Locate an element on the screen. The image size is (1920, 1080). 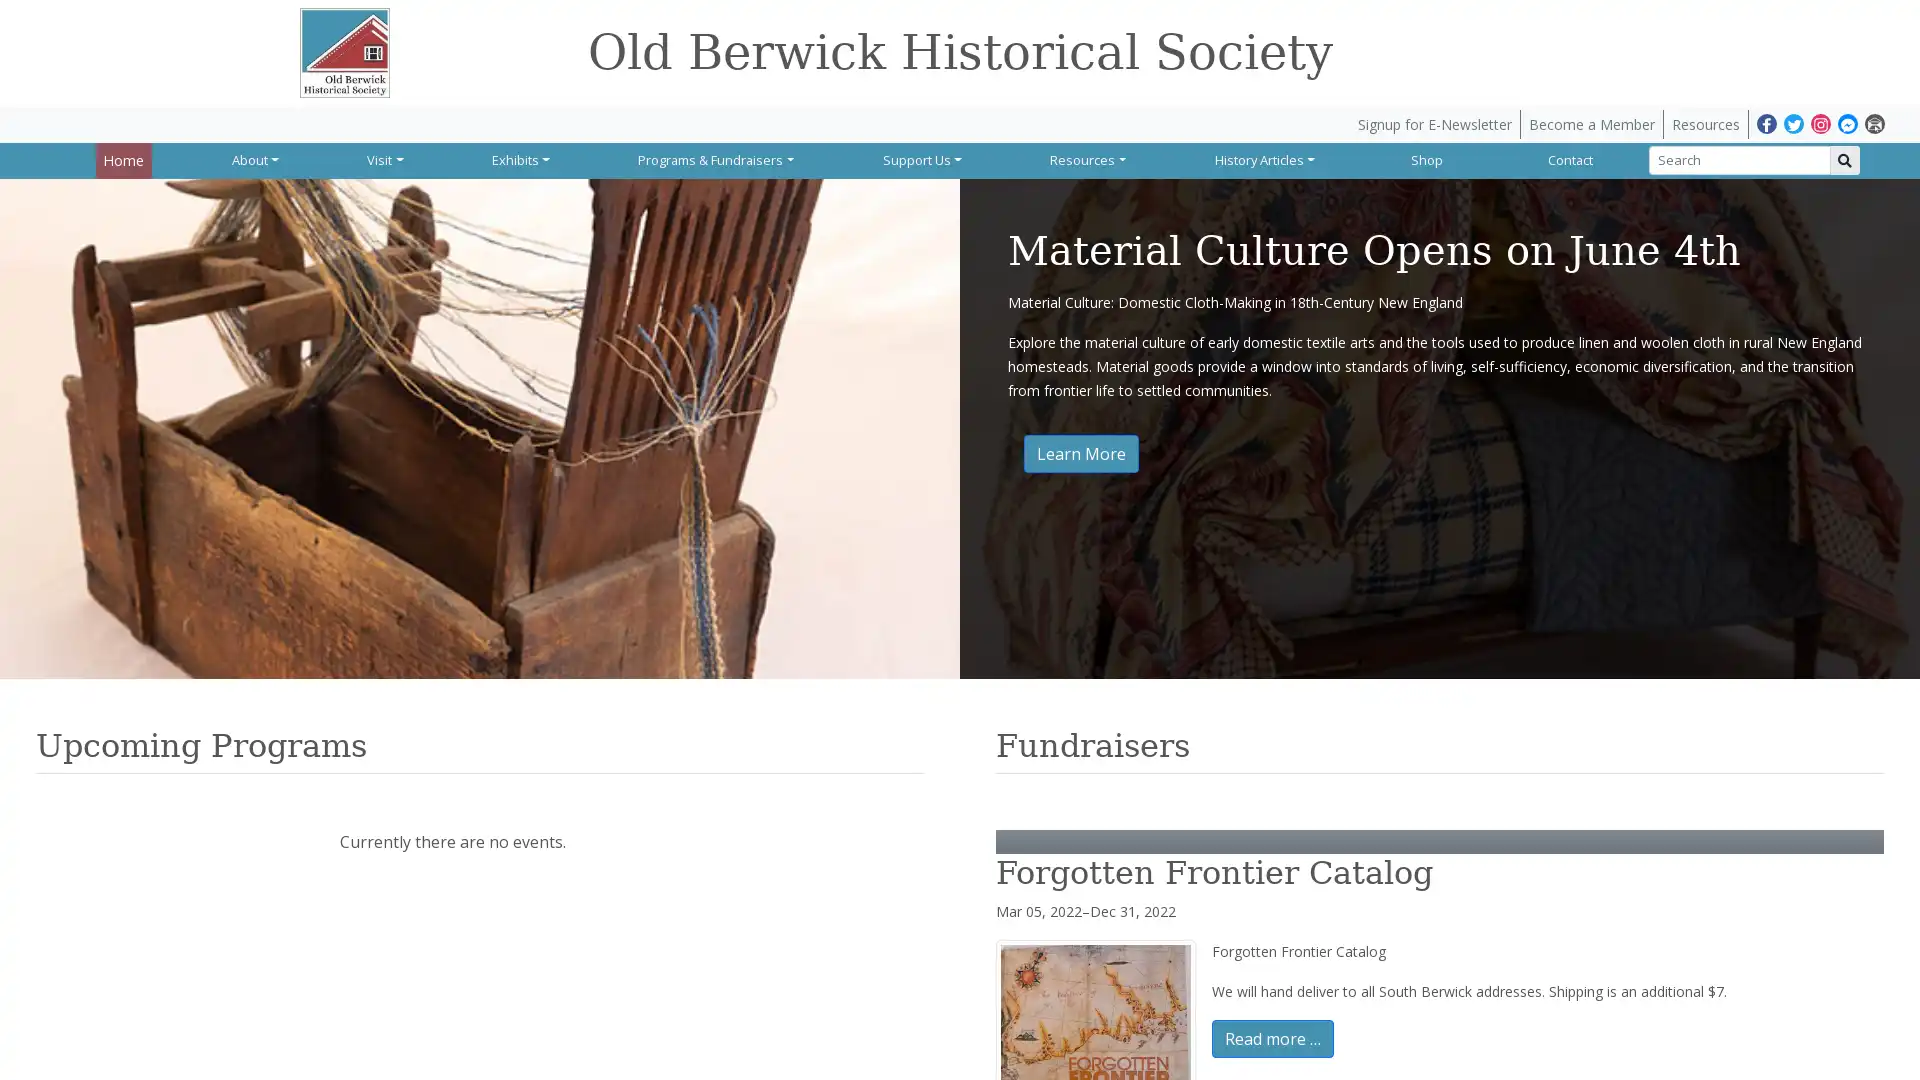
Visit is located at coordinates (384, 158).